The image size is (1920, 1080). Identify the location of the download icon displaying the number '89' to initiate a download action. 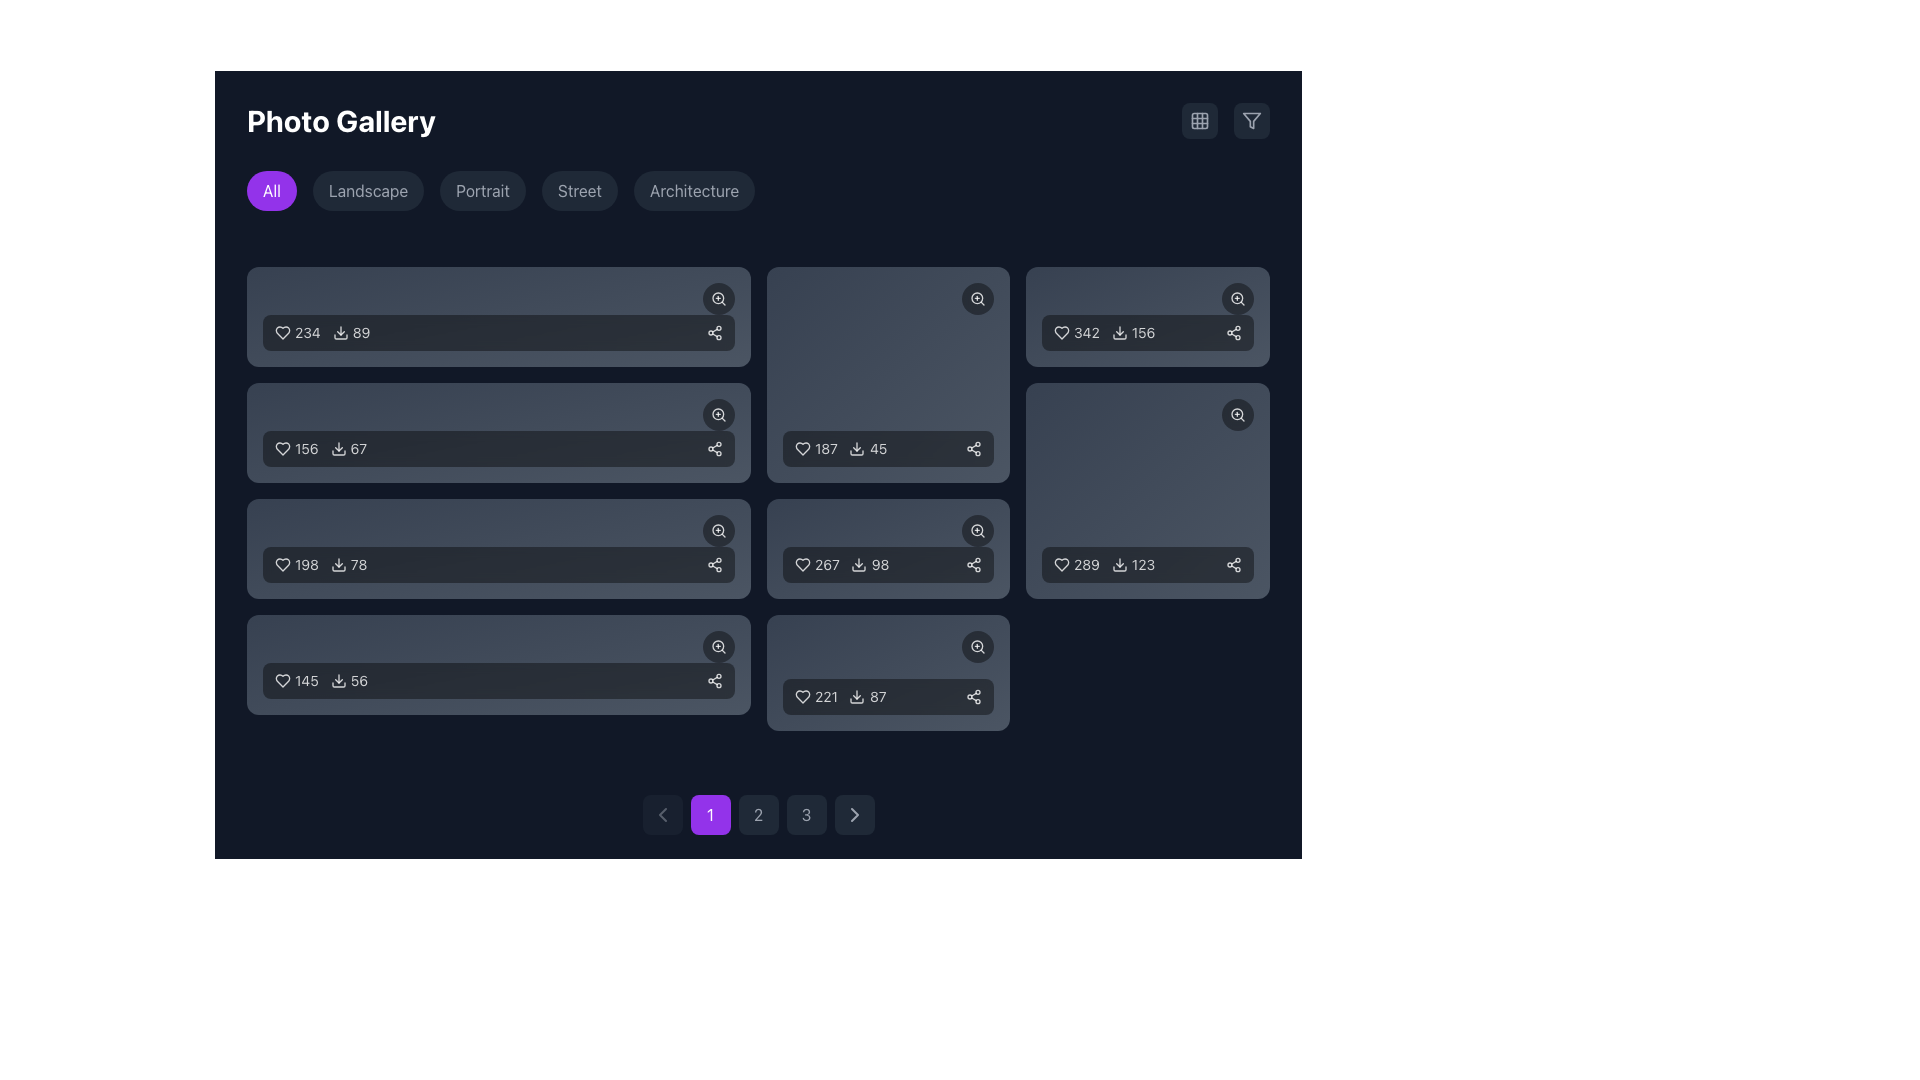
(351, 331).